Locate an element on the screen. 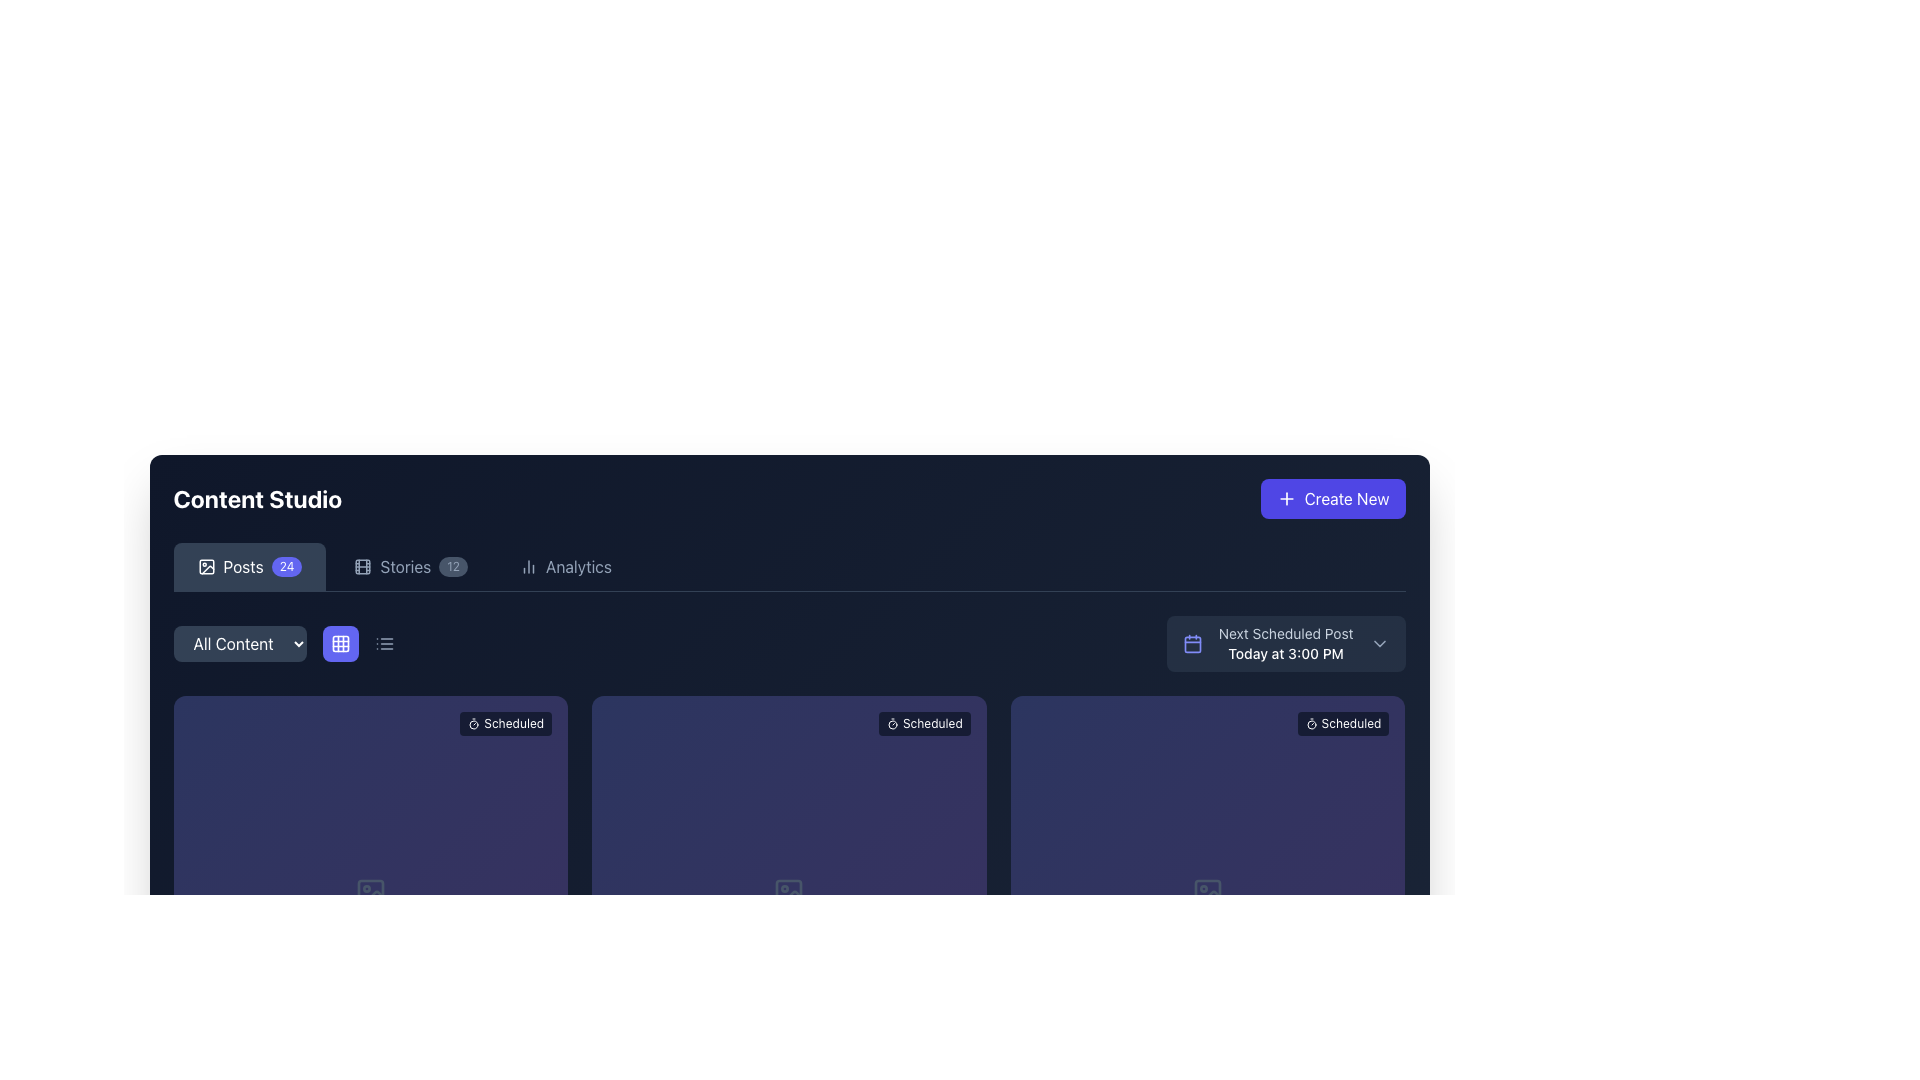 This screenshot has width=1920, height=1080. the top-left square of the grid layout option in the header area, which allows toggling the view for content in grid format is located at coordinates (340, 644).